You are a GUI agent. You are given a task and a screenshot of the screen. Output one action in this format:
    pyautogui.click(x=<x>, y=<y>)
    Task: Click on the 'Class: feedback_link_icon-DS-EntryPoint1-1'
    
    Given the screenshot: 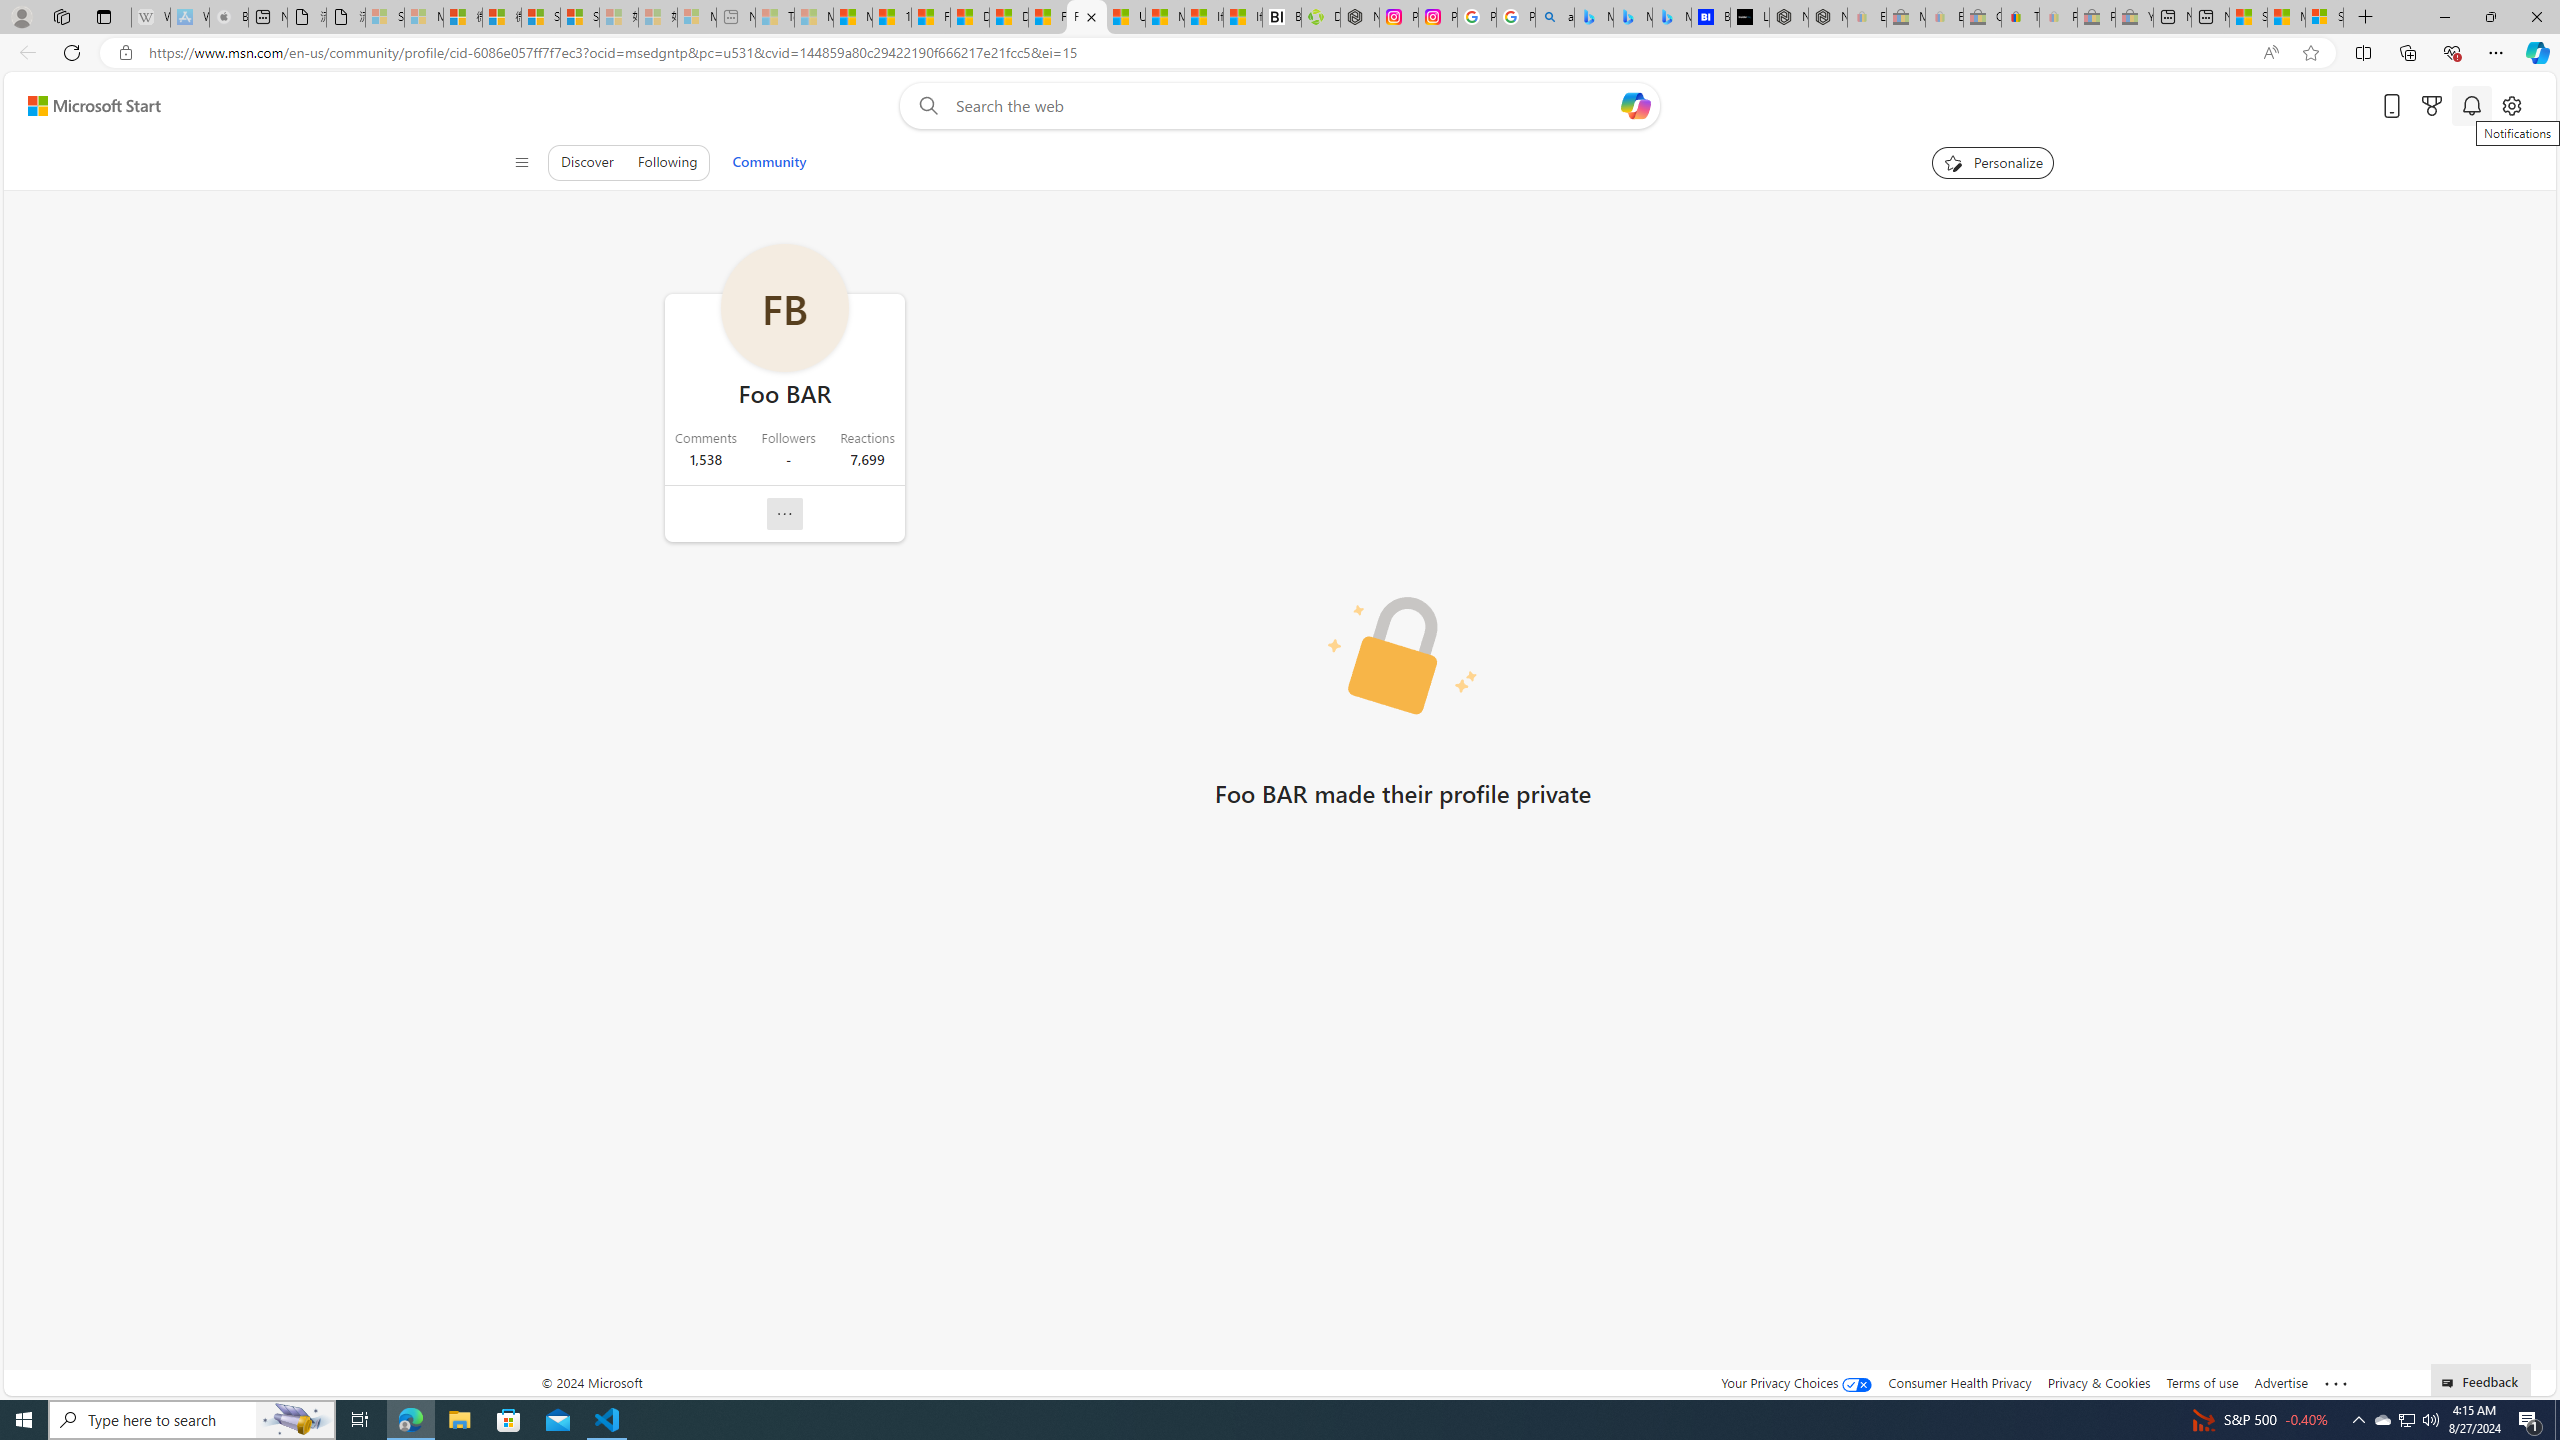 What is the action you would take?
    pyautogui.click(x=2450, y=1382)
    